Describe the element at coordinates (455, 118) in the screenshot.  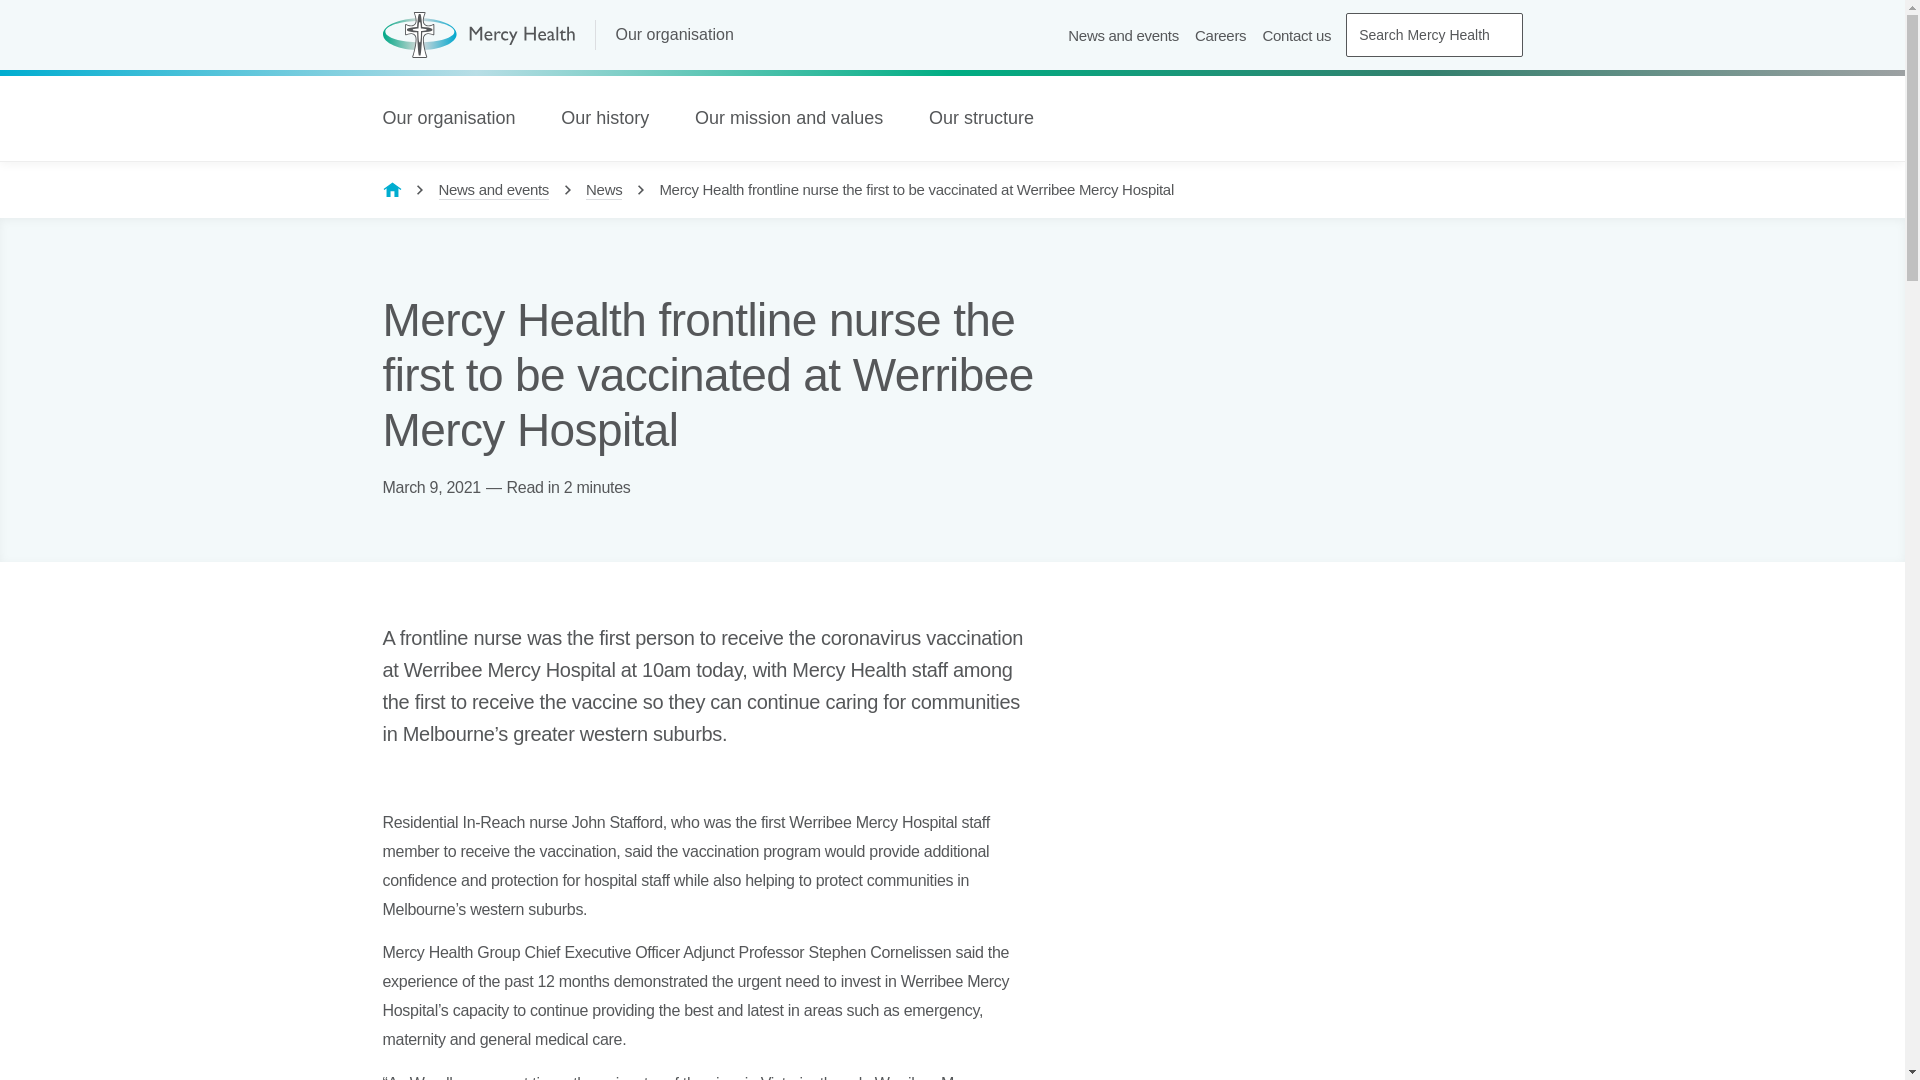
I see `'Our organisation'` at that location.